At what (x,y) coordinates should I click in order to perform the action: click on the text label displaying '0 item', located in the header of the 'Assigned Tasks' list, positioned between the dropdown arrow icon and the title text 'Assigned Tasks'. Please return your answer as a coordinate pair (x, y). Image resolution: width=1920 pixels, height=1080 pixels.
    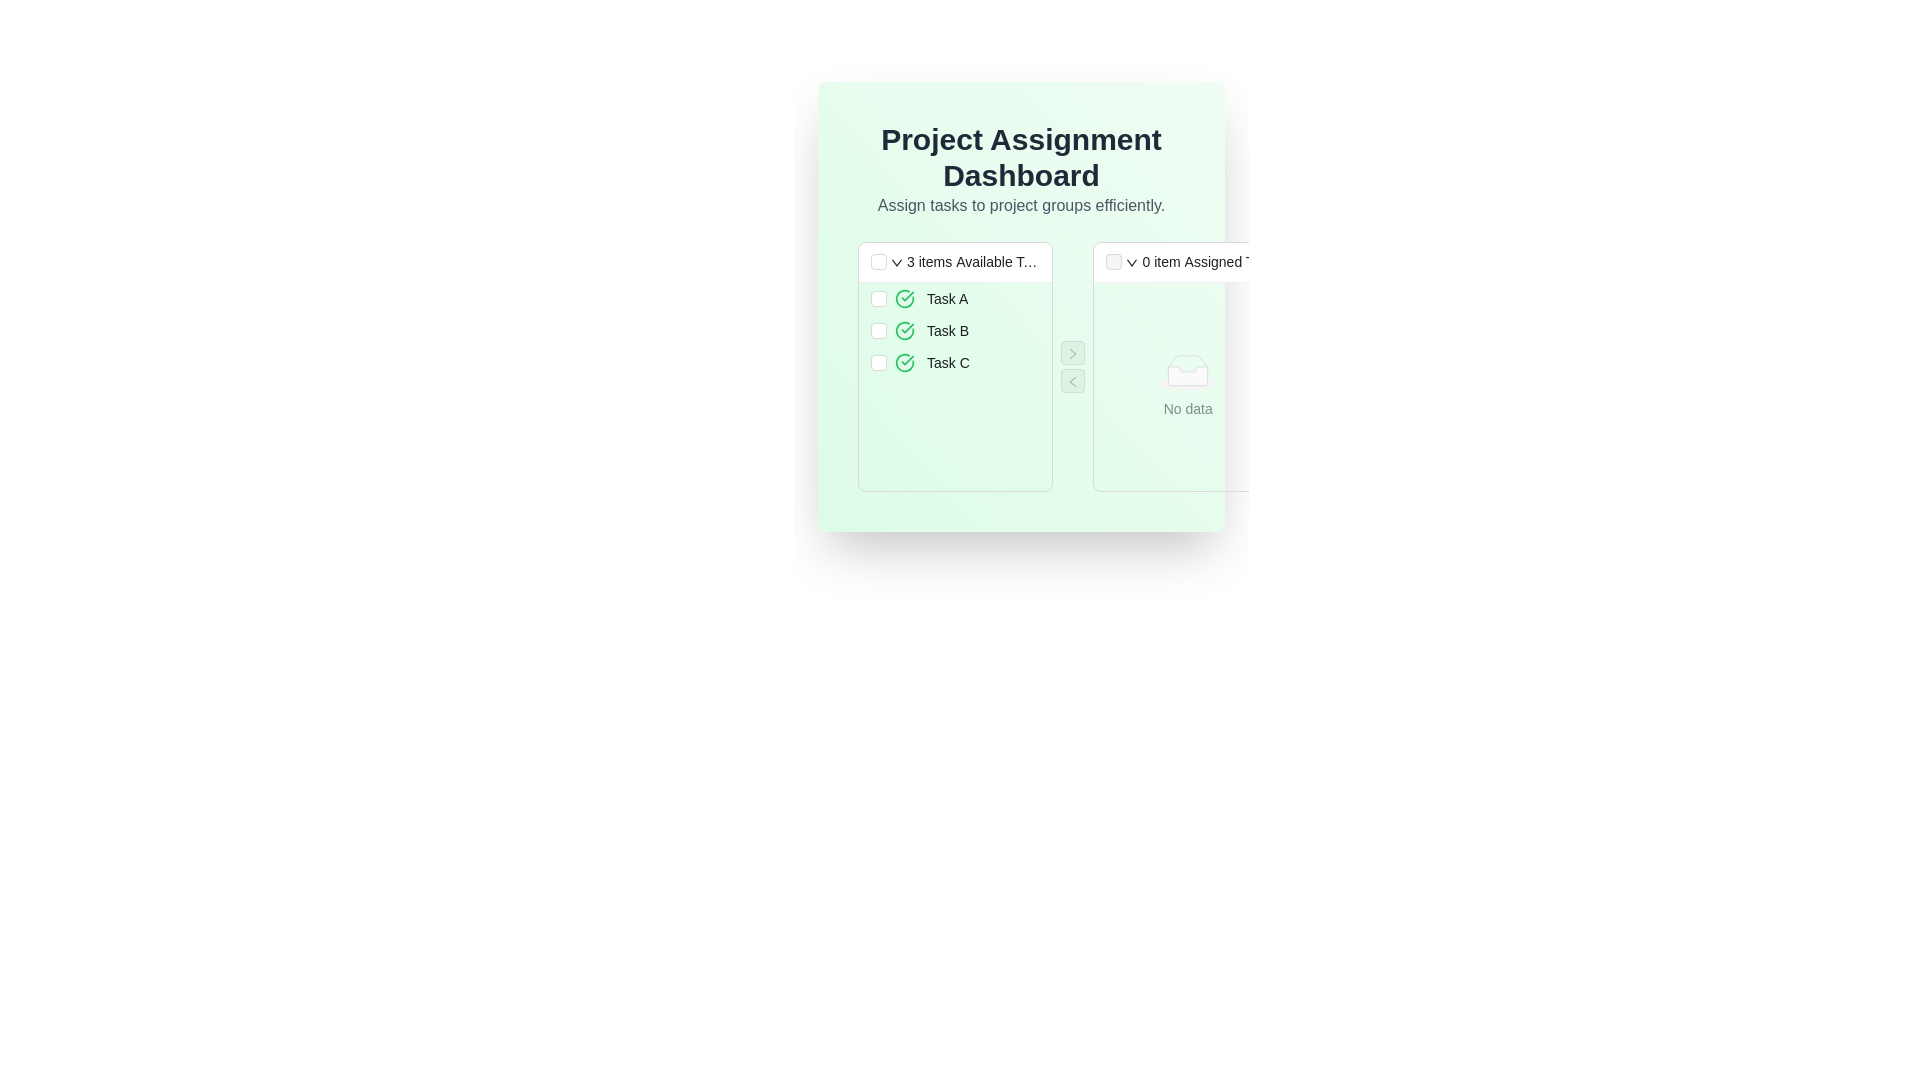
    Looking at the image, I should click on (1161, 261).